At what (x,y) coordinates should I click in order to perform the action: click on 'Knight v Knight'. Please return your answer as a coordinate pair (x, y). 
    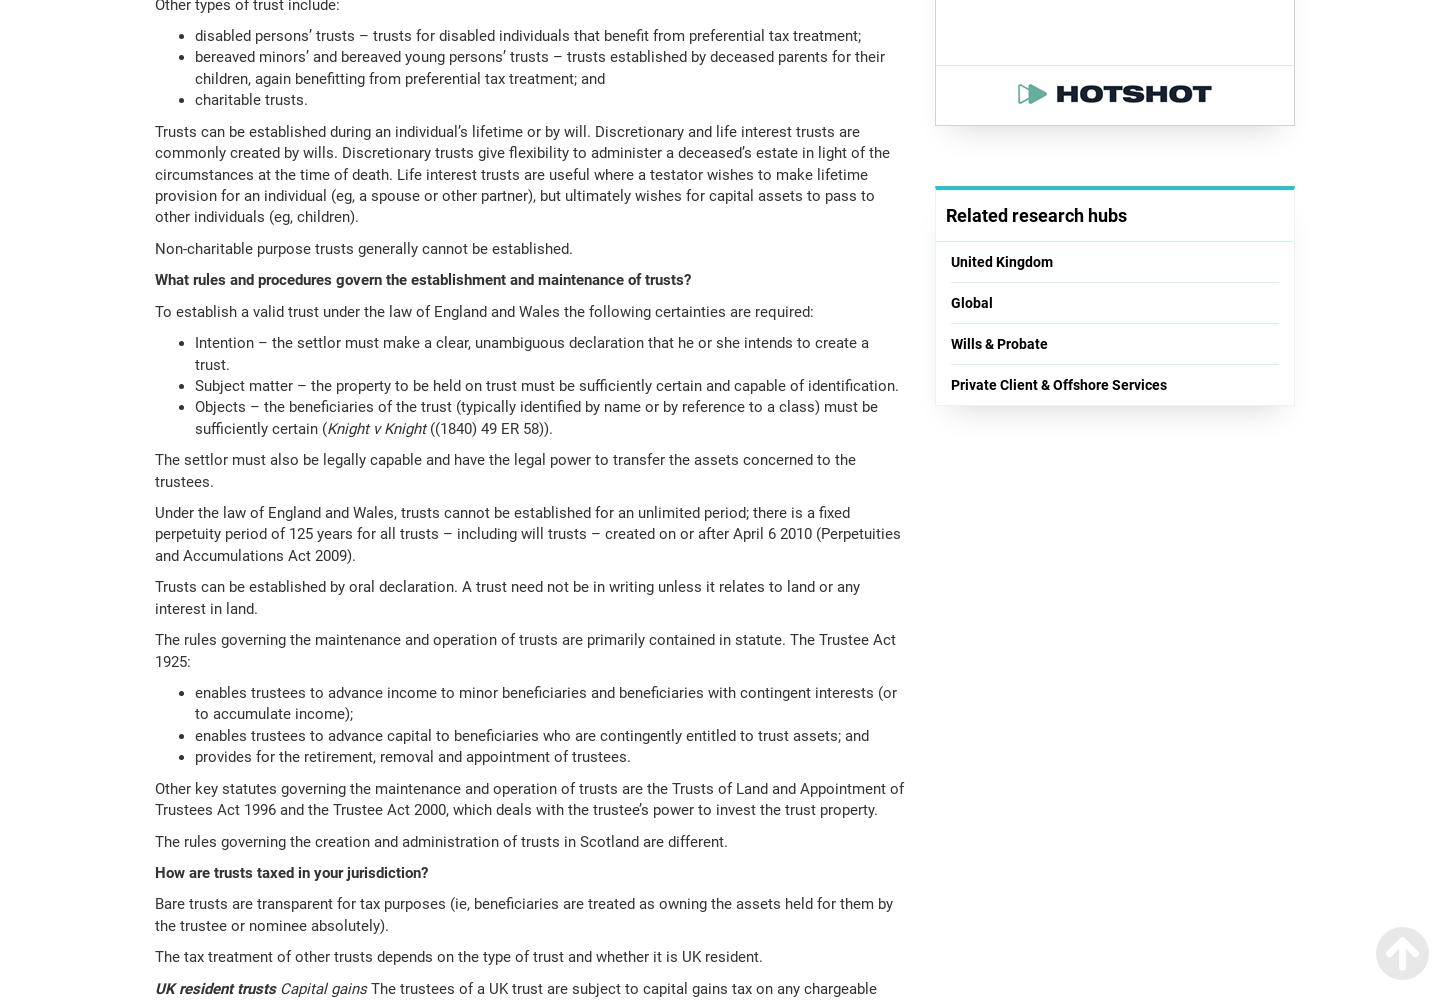
    Looking at the image, I should click on (375, 427).